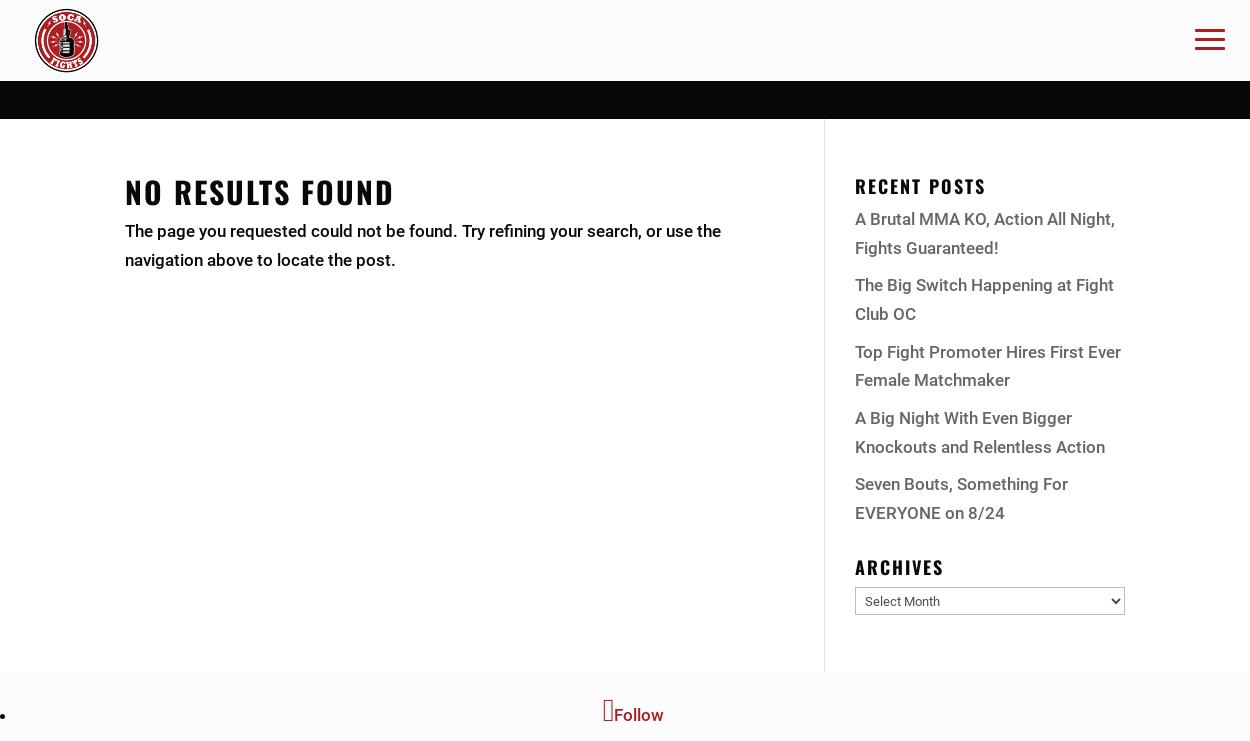  What do you see at coordinates (920, 184) in the screenshot?
I see `'Recent Posts'` at bounding box center [920, 184].